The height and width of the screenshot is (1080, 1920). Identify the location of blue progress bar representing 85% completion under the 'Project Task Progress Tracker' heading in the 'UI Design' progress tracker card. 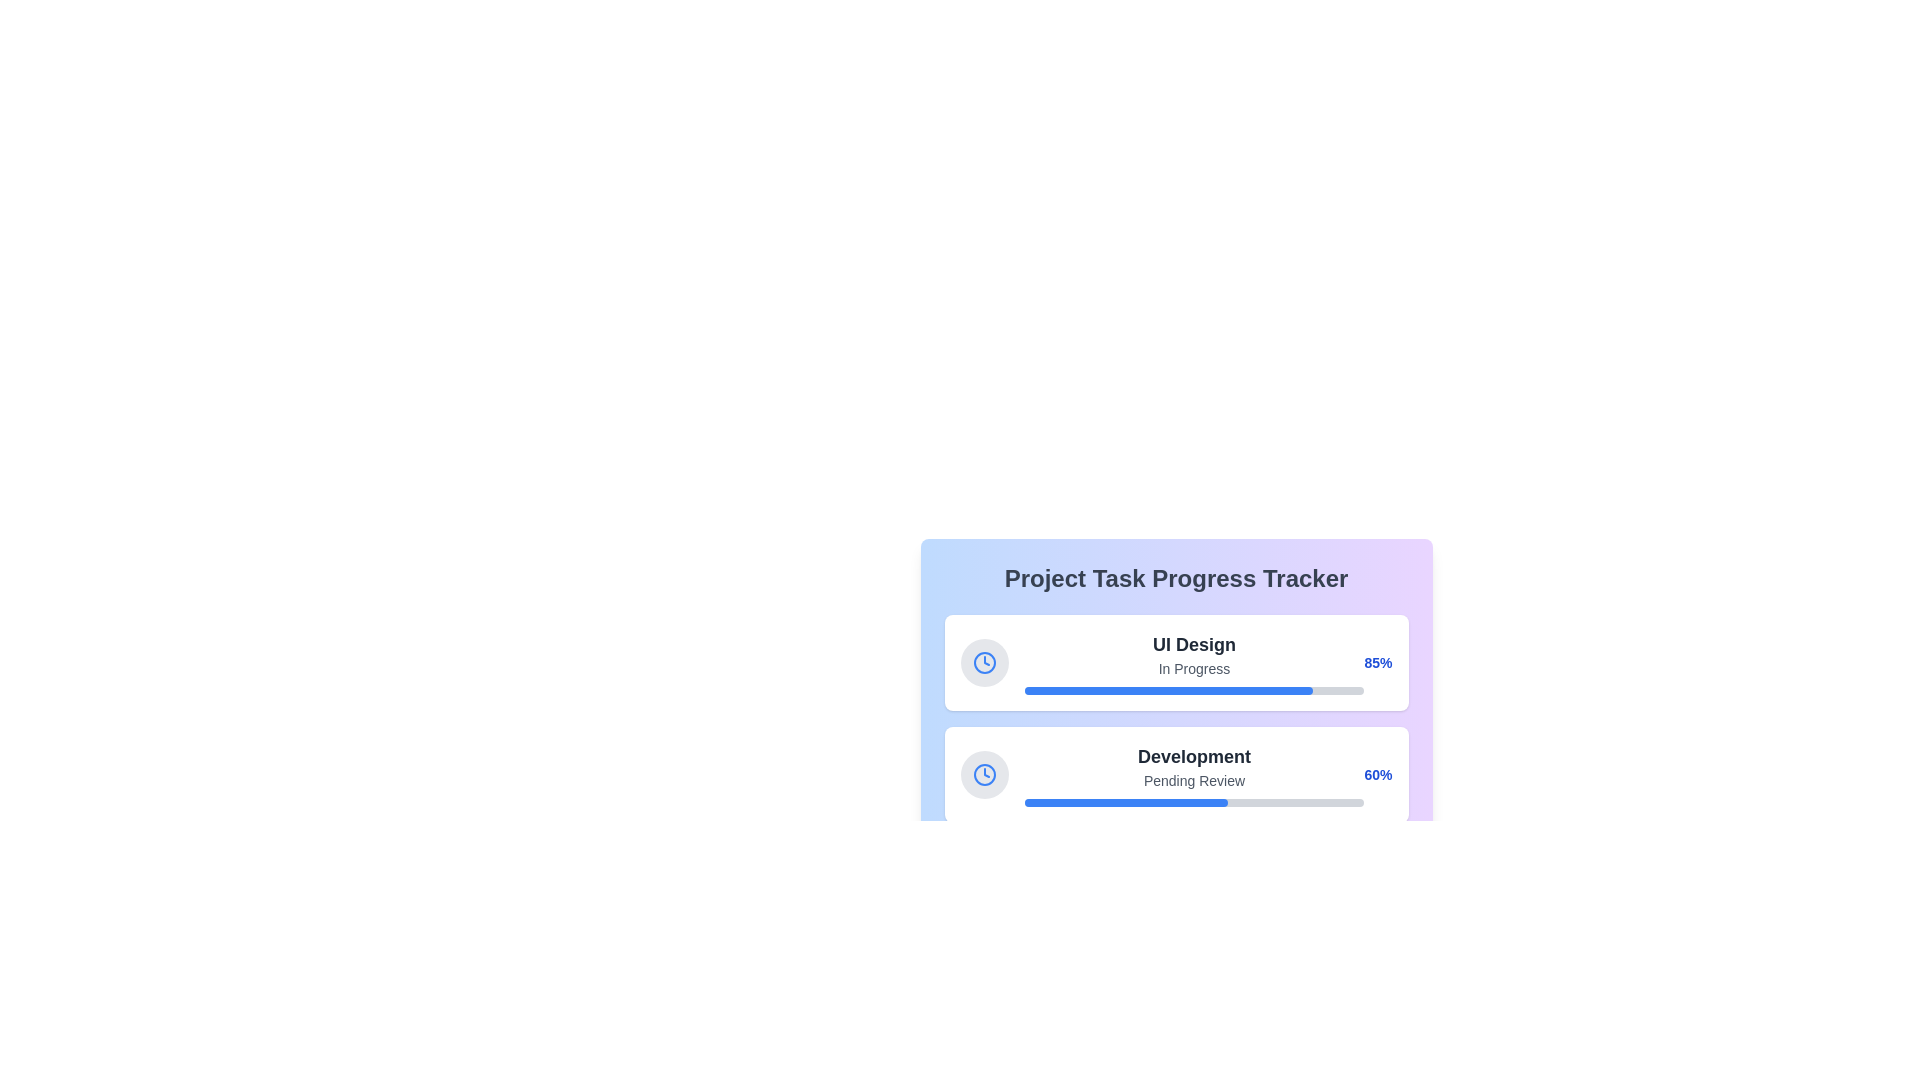
(1168, 689).